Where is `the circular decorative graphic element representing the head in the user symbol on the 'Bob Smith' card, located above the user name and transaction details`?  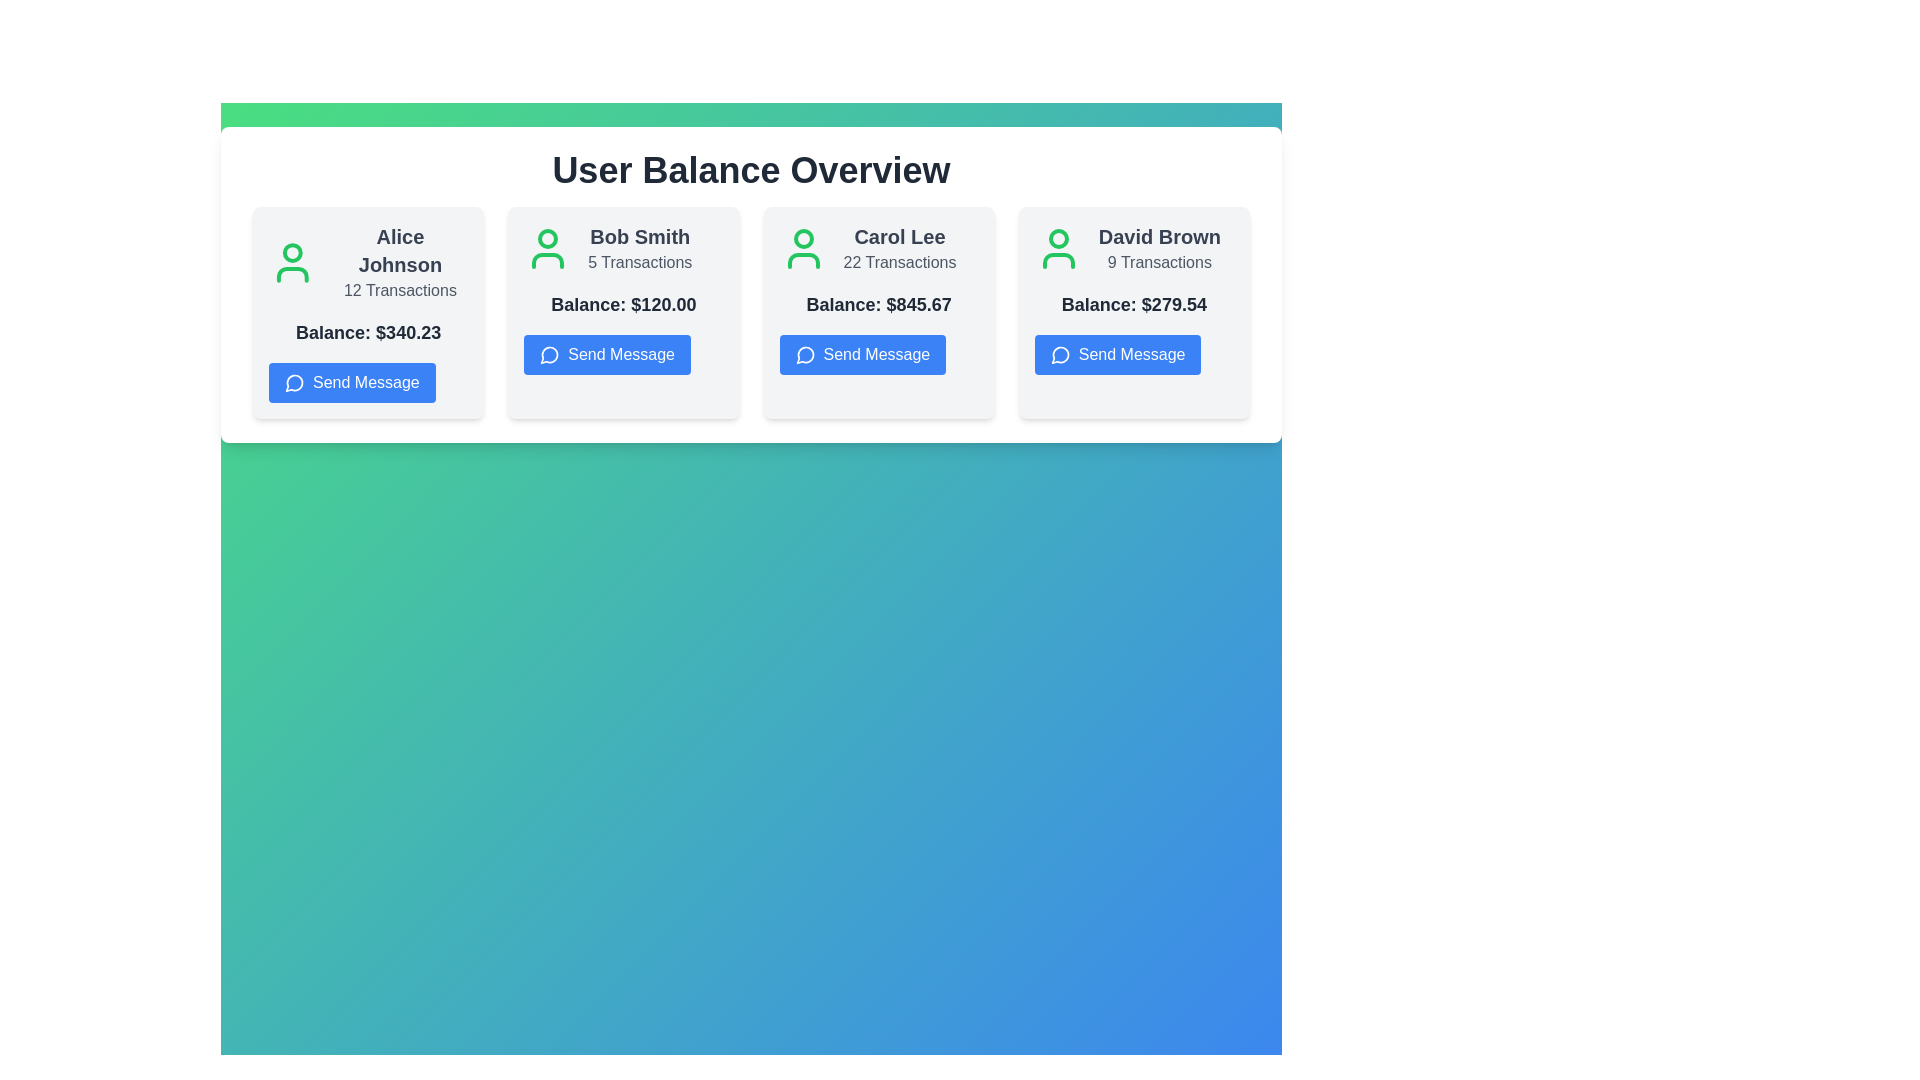
the circular decorative graphic element representing the head in the user symbol on the 'Bob Smith' card, located above the user name and transaction details is located at coordinates (548, 238).